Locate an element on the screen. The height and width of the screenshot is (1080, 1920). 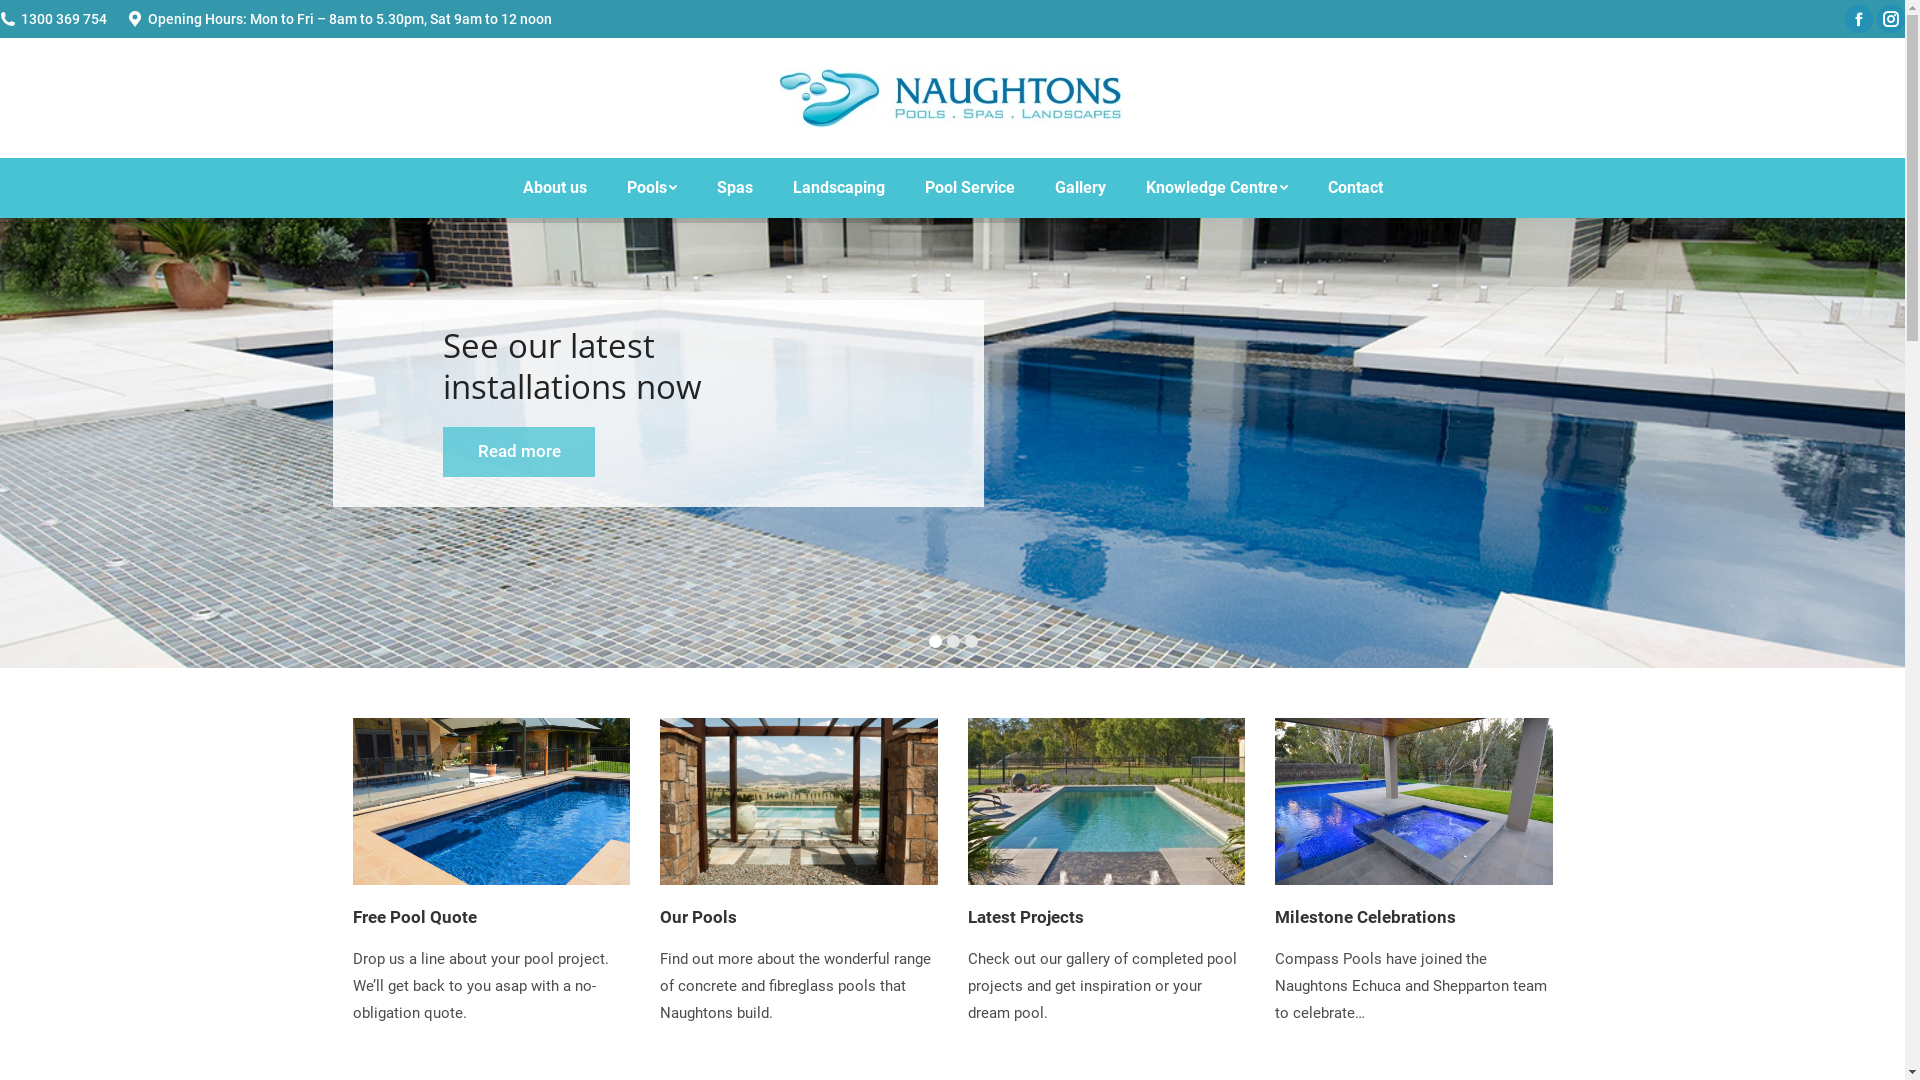
'Knowledge Centre' is located at coordinates (1126, 188).